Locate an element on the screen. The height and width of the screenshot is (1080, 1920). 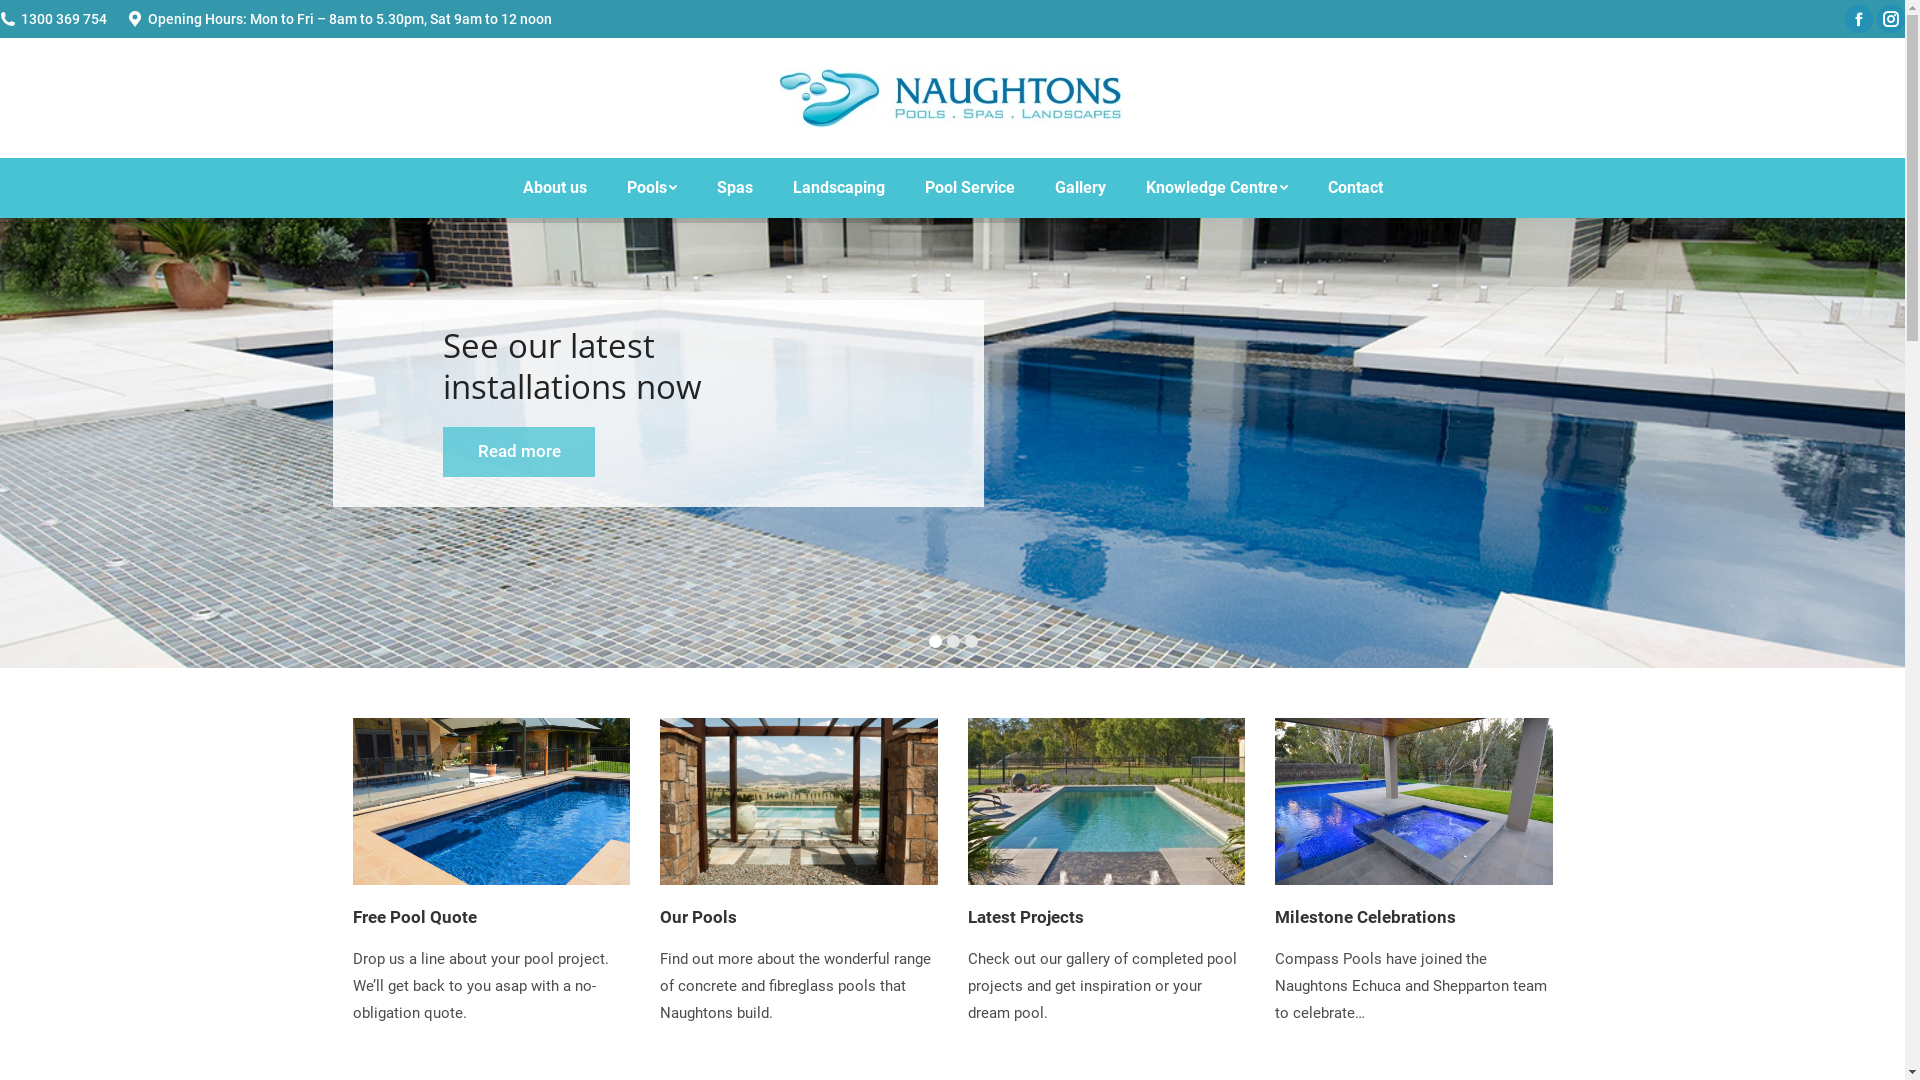
'Knowledge Centre' is located at coordinates (1126, 188).